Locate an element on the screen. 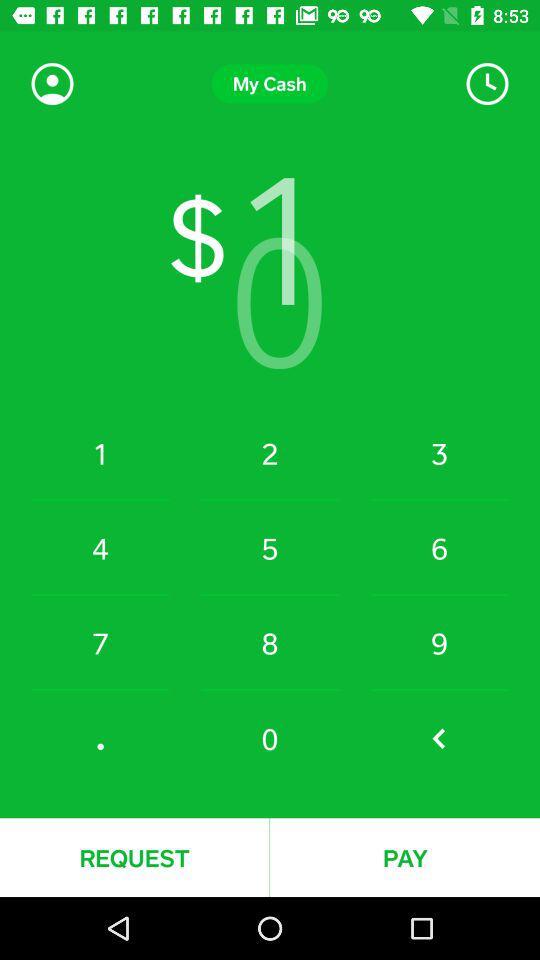 The height and width of the screenshot is (960, 540). the time icon is located at coordinates (486, 84).